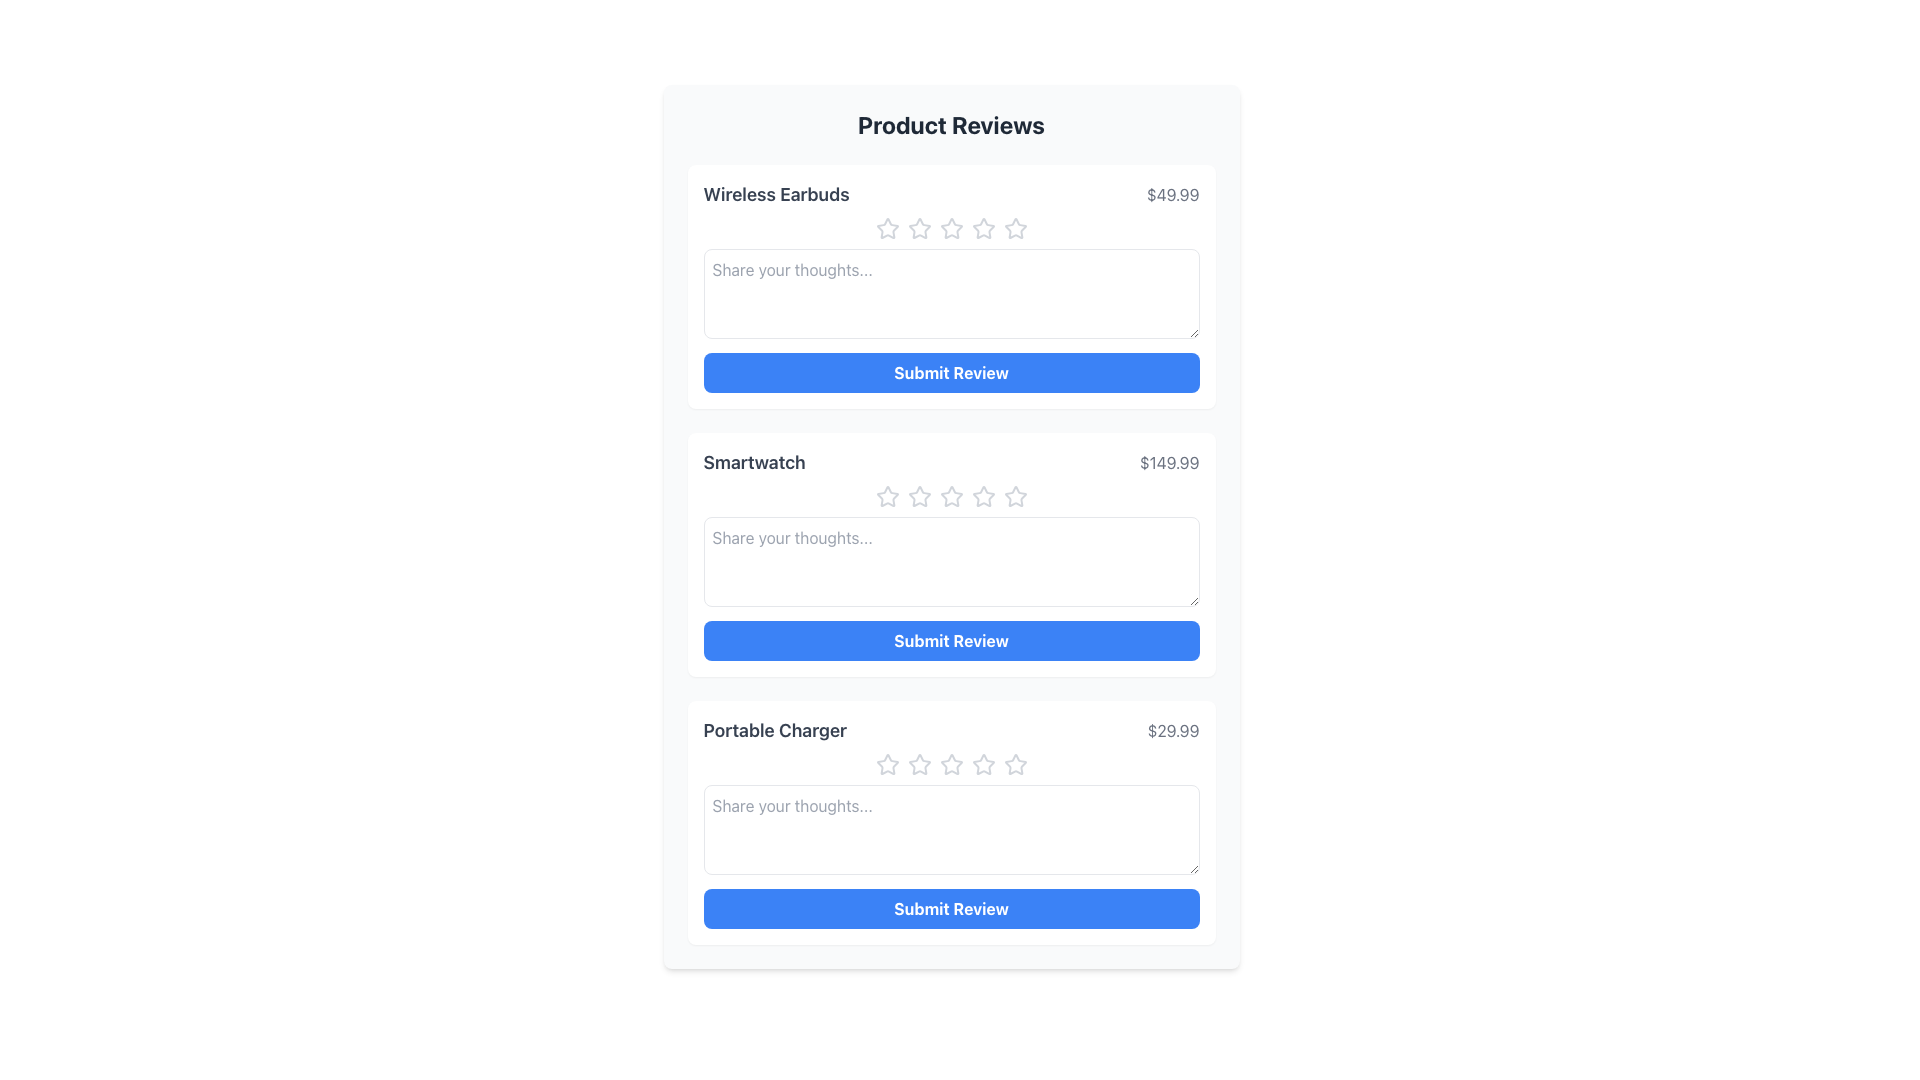 The height and width of the screenshot is (1080, 1920). Describe the element at coordinates (1014, 495) in the screenshot. I see `the fourth star icon in the rating section of the 'Smartwatch' product review box to rate it` at that location.